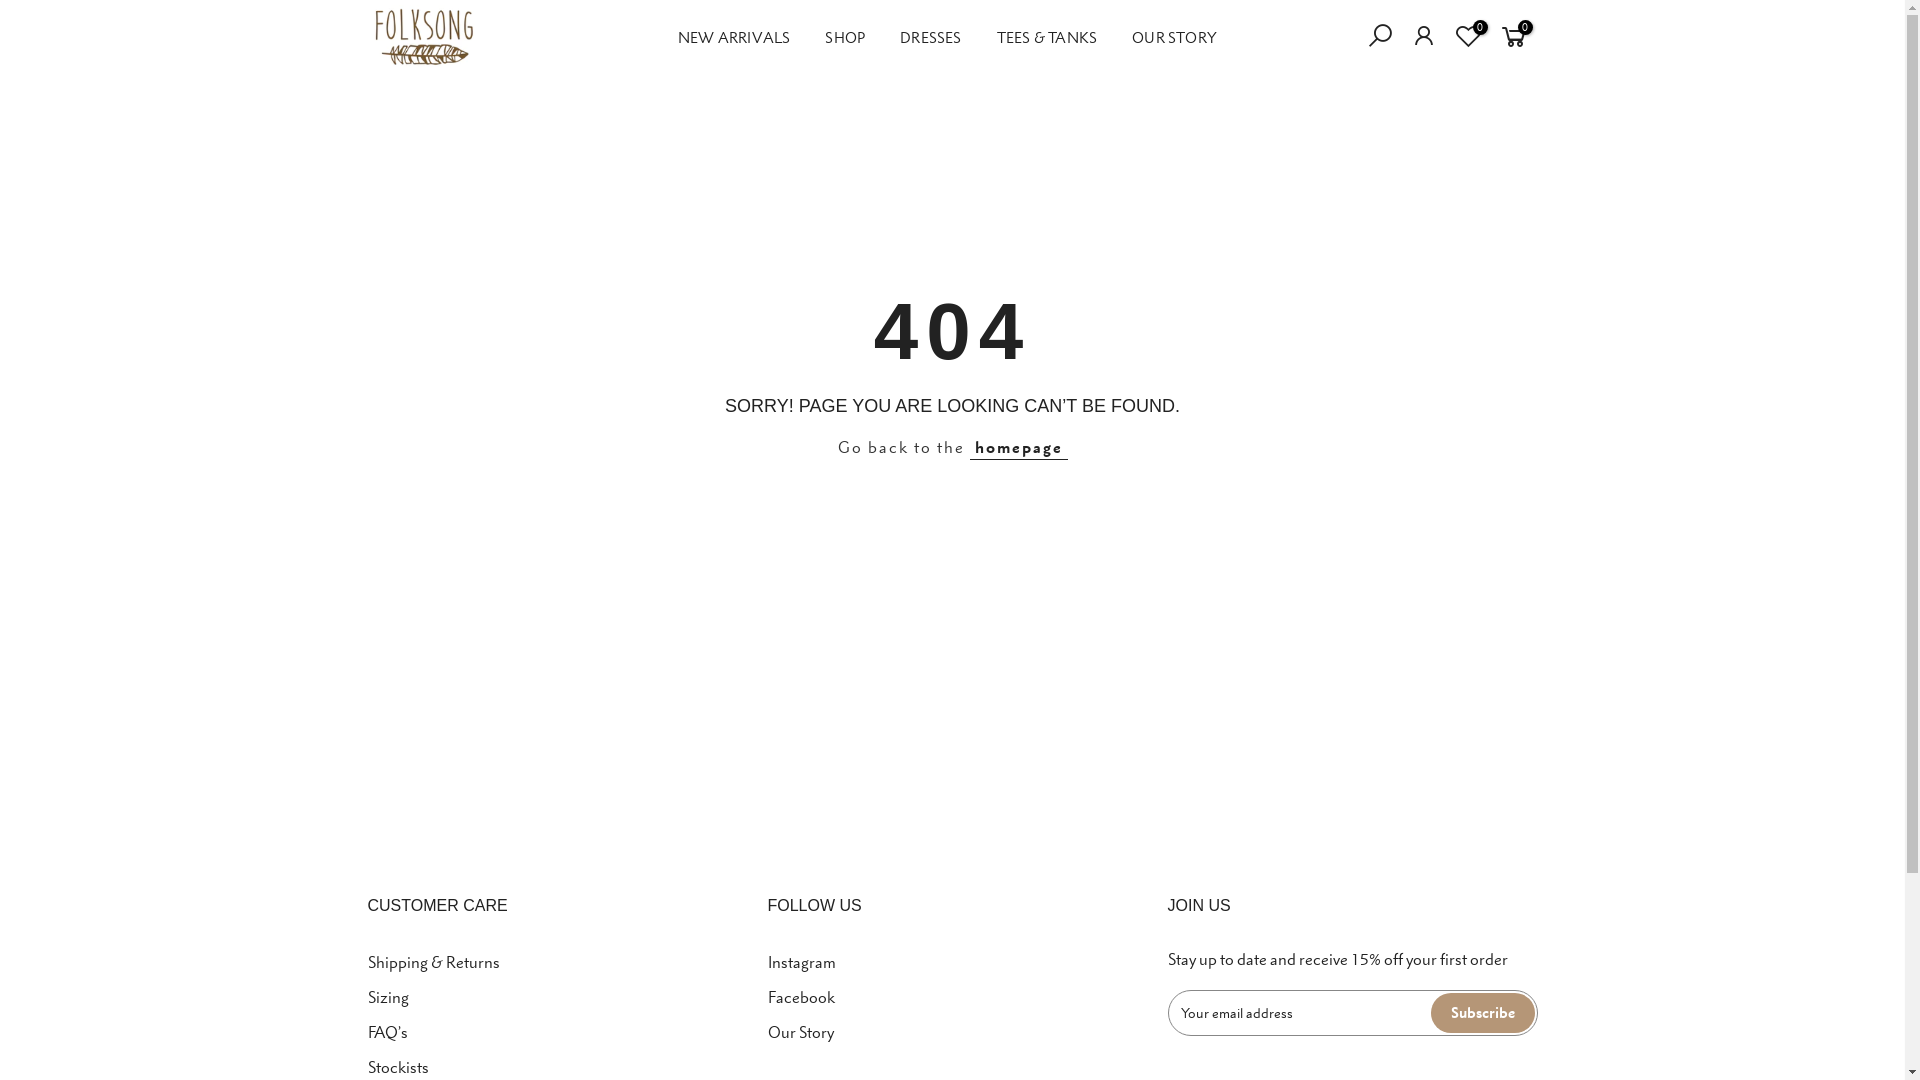  What do you see at coordinates (398, 1066) in the screenshot?
I see `'Stockists'` at bounding box center [398, 1066].